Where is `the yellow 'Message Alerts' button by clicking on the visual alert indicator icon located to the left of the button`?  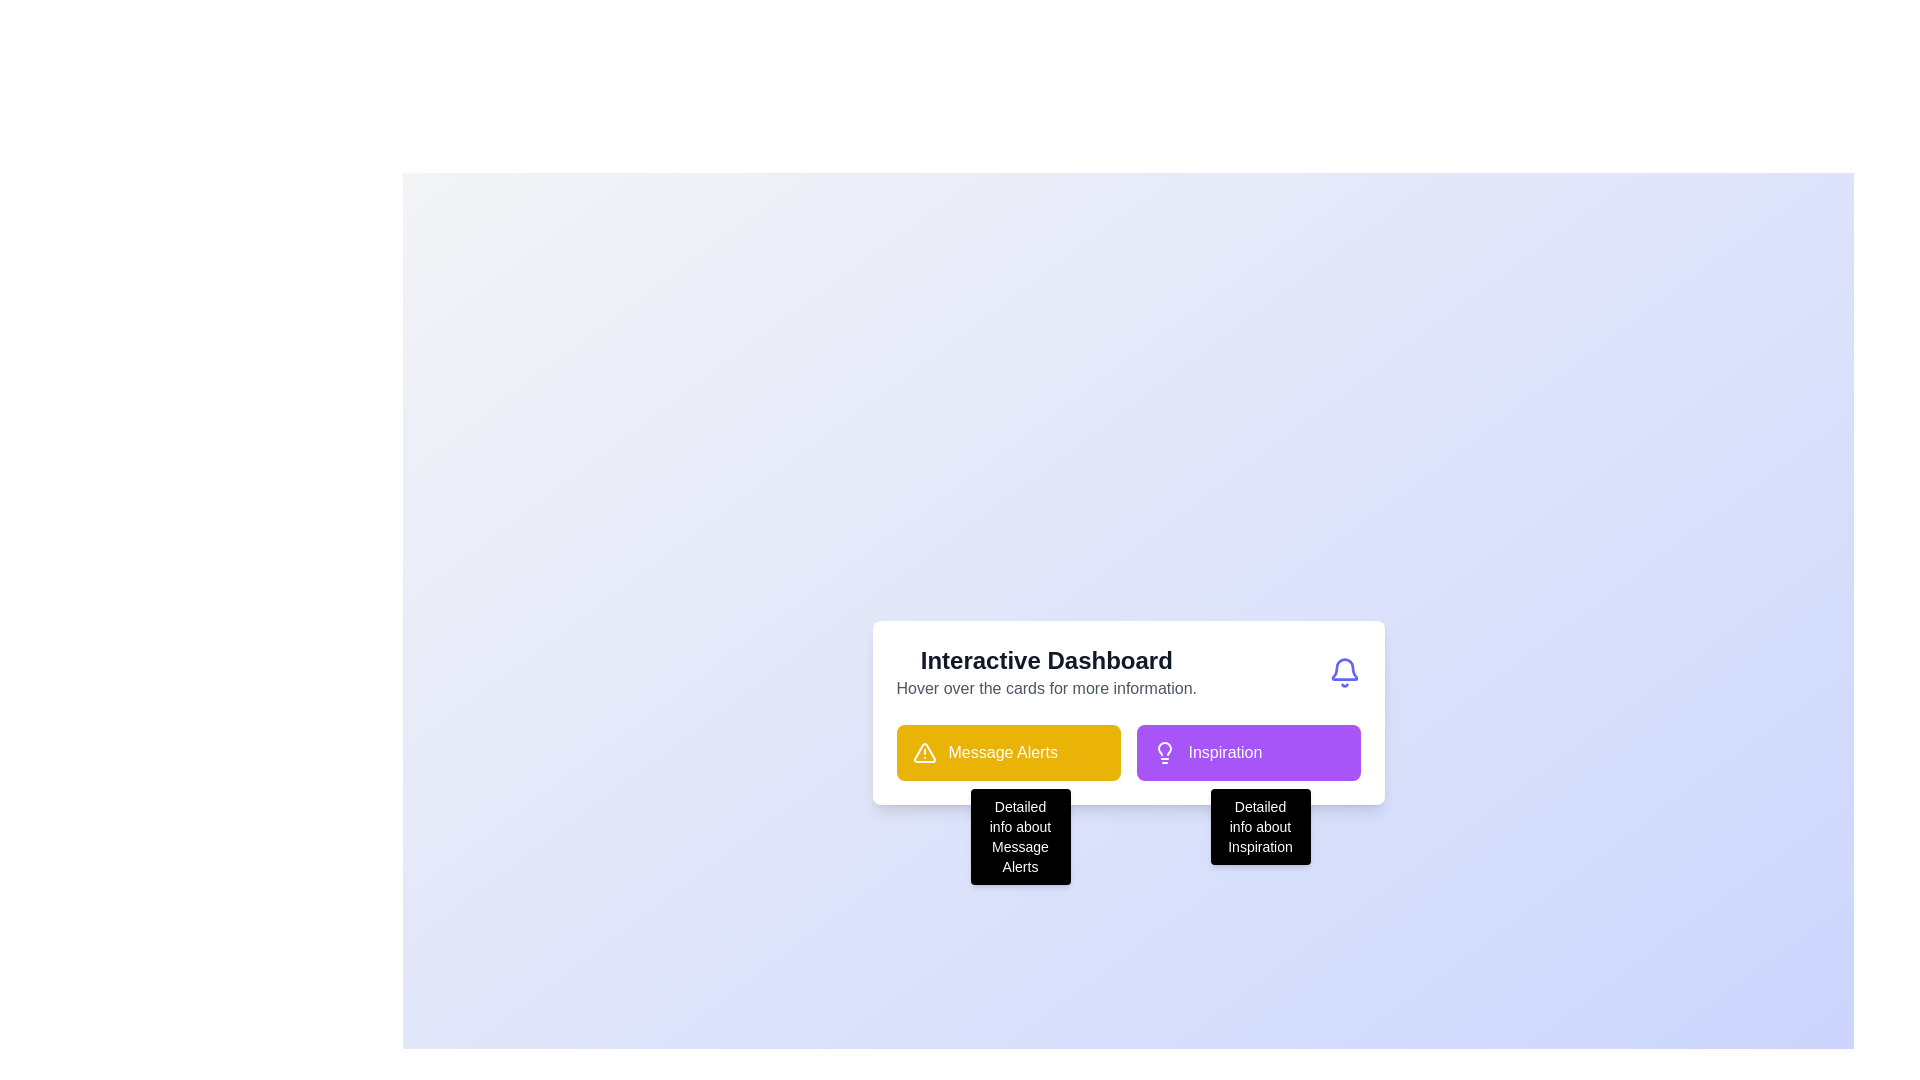
the yellow 'Message Alerts' button by clicking on the visual alert indicator icon located to the left of the button is located at coordinates (923, 752).